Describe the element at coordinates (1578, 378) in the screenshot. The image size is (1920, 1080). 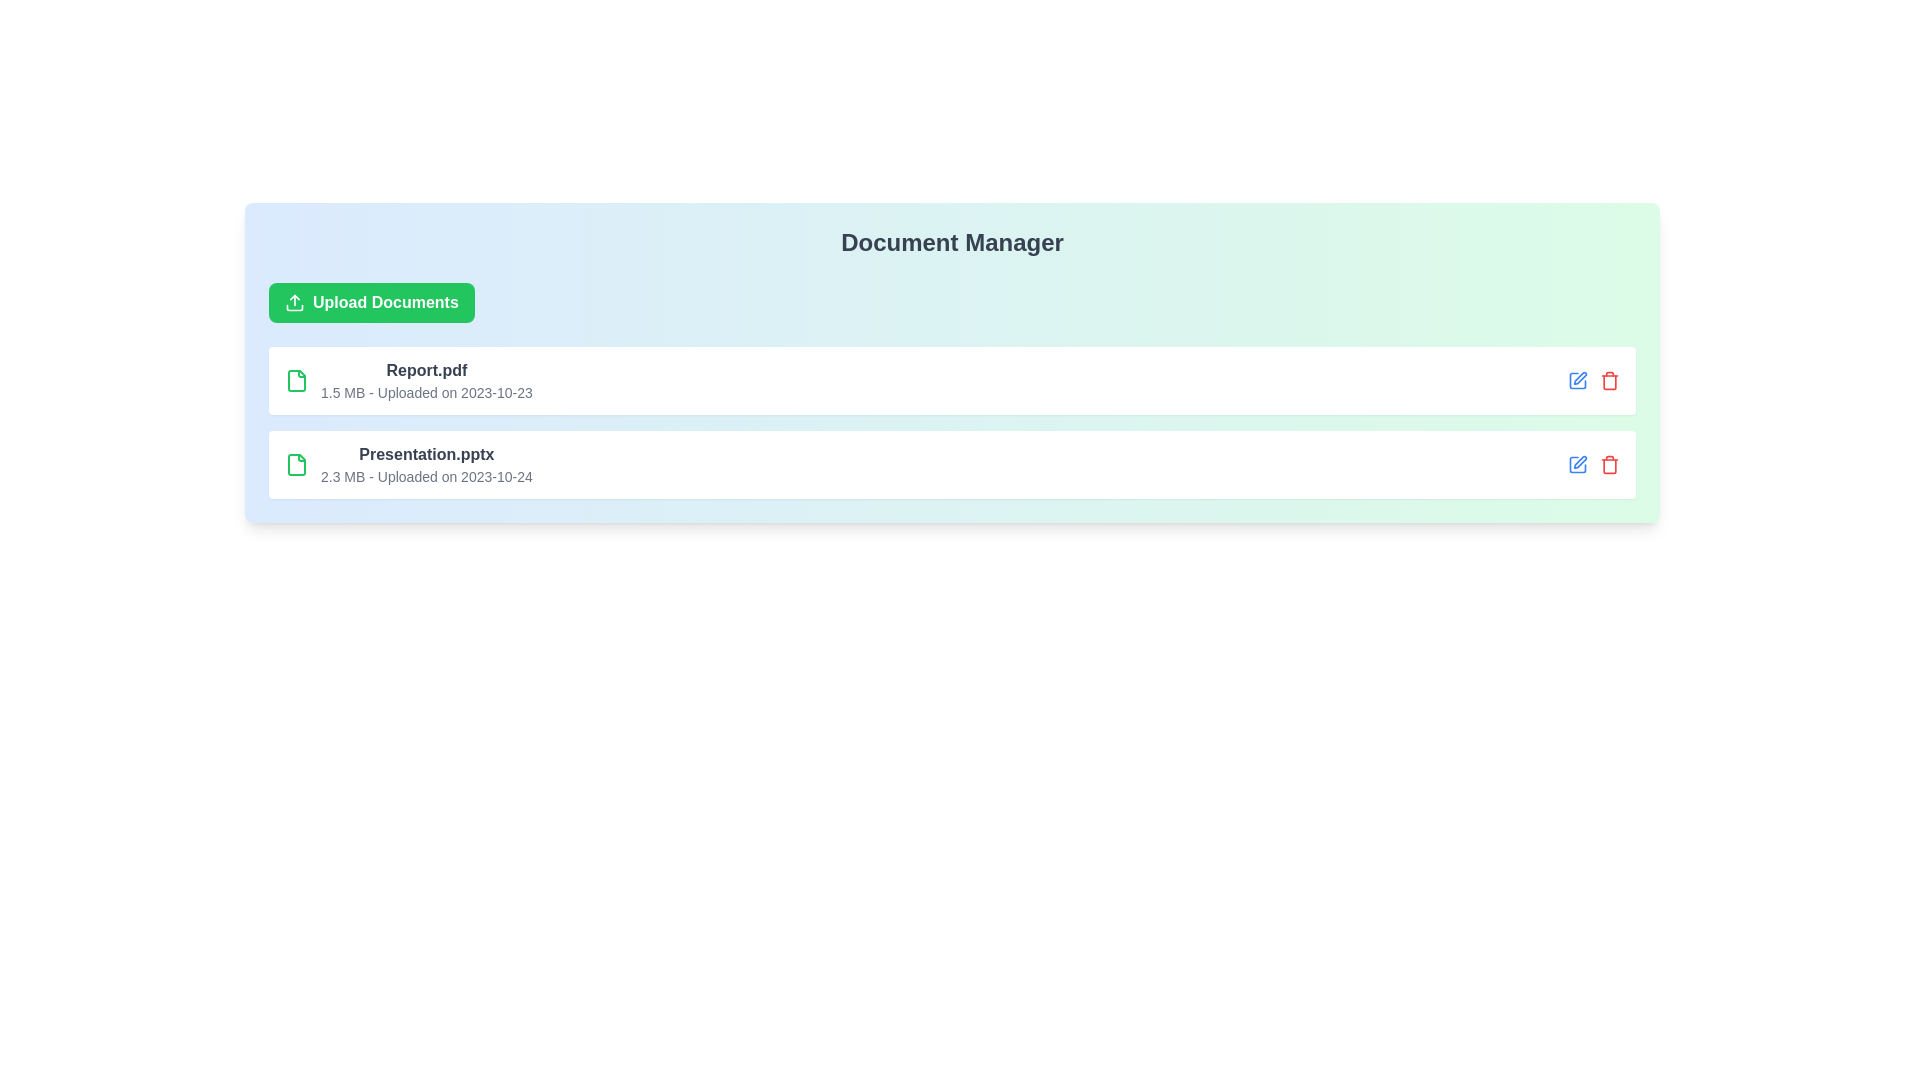
I see `the edit icon/button located at the right end of the second row of listed documents` at that location.